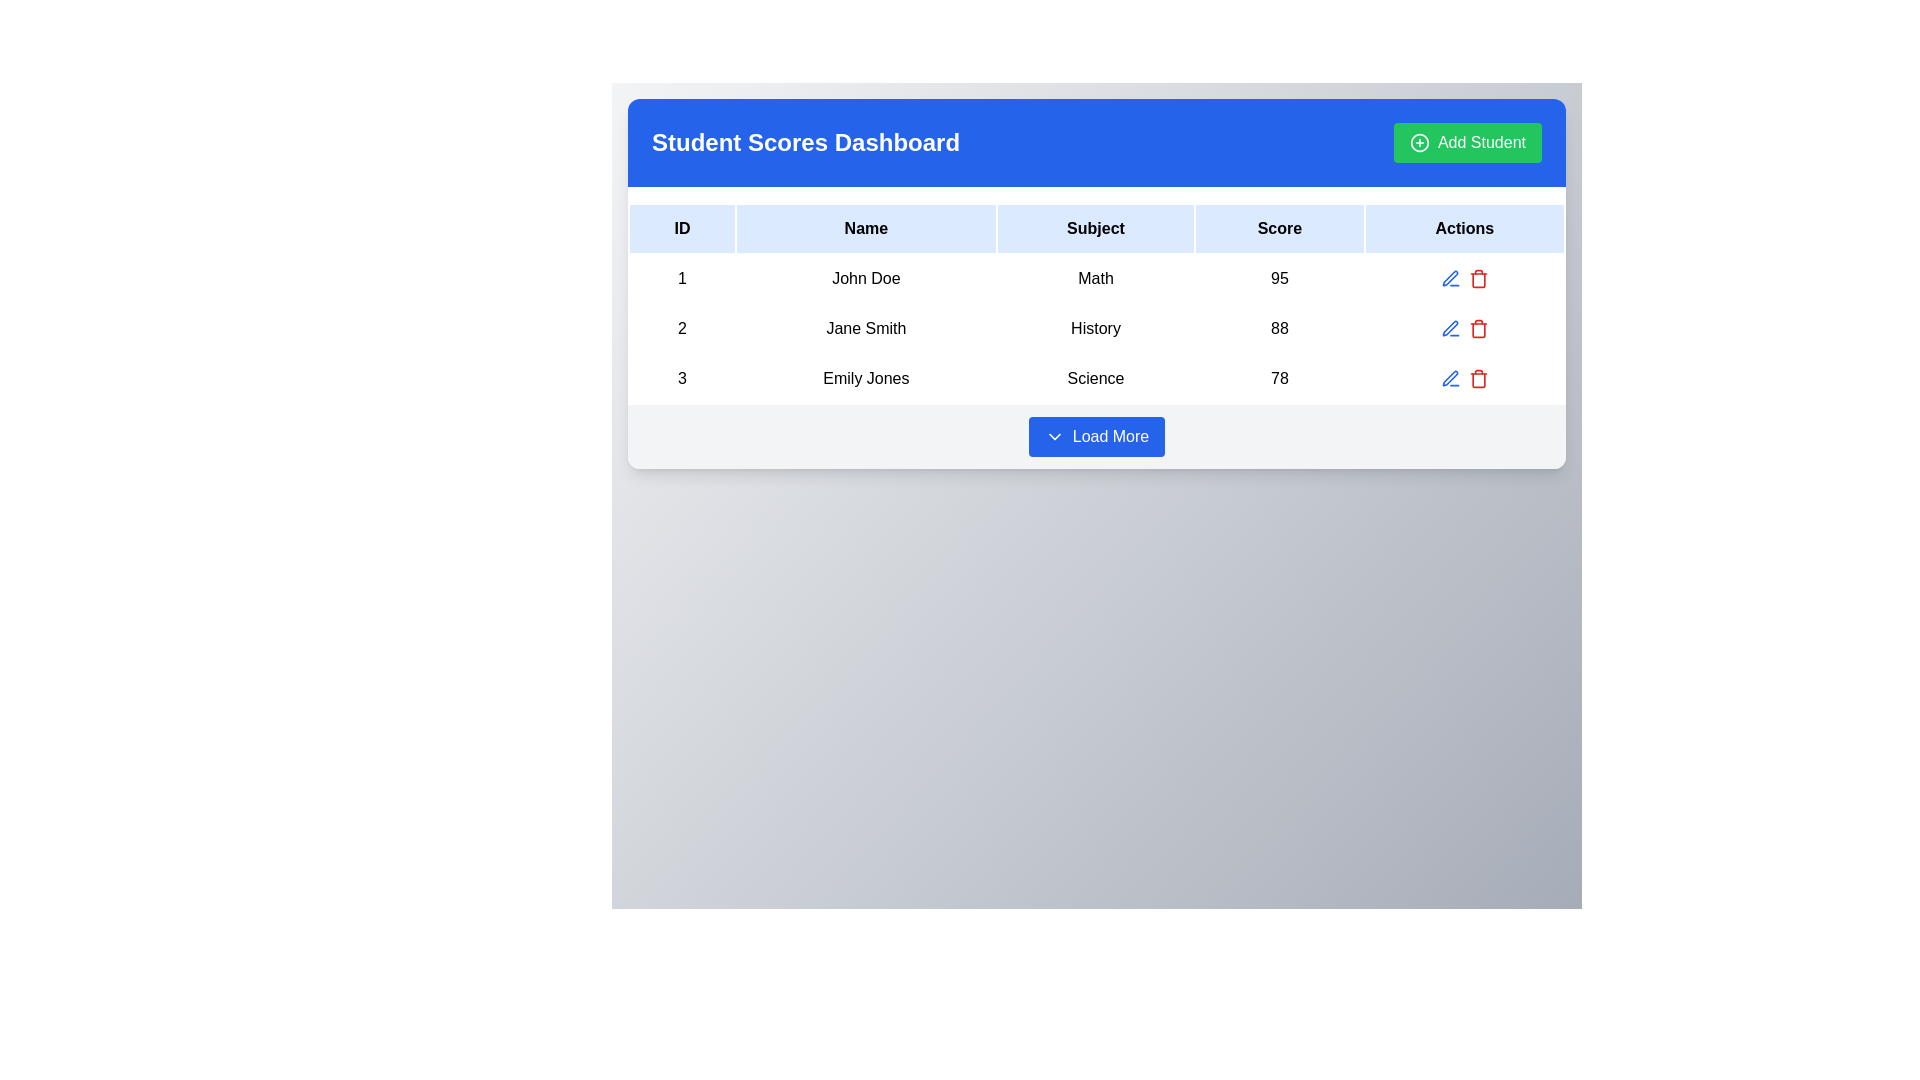  I want to click on the Table Header Cell displaying 'ID', which is styled with padding and contained in a light blue header, located at the top-left corner of the table header row, so click(682, 227).